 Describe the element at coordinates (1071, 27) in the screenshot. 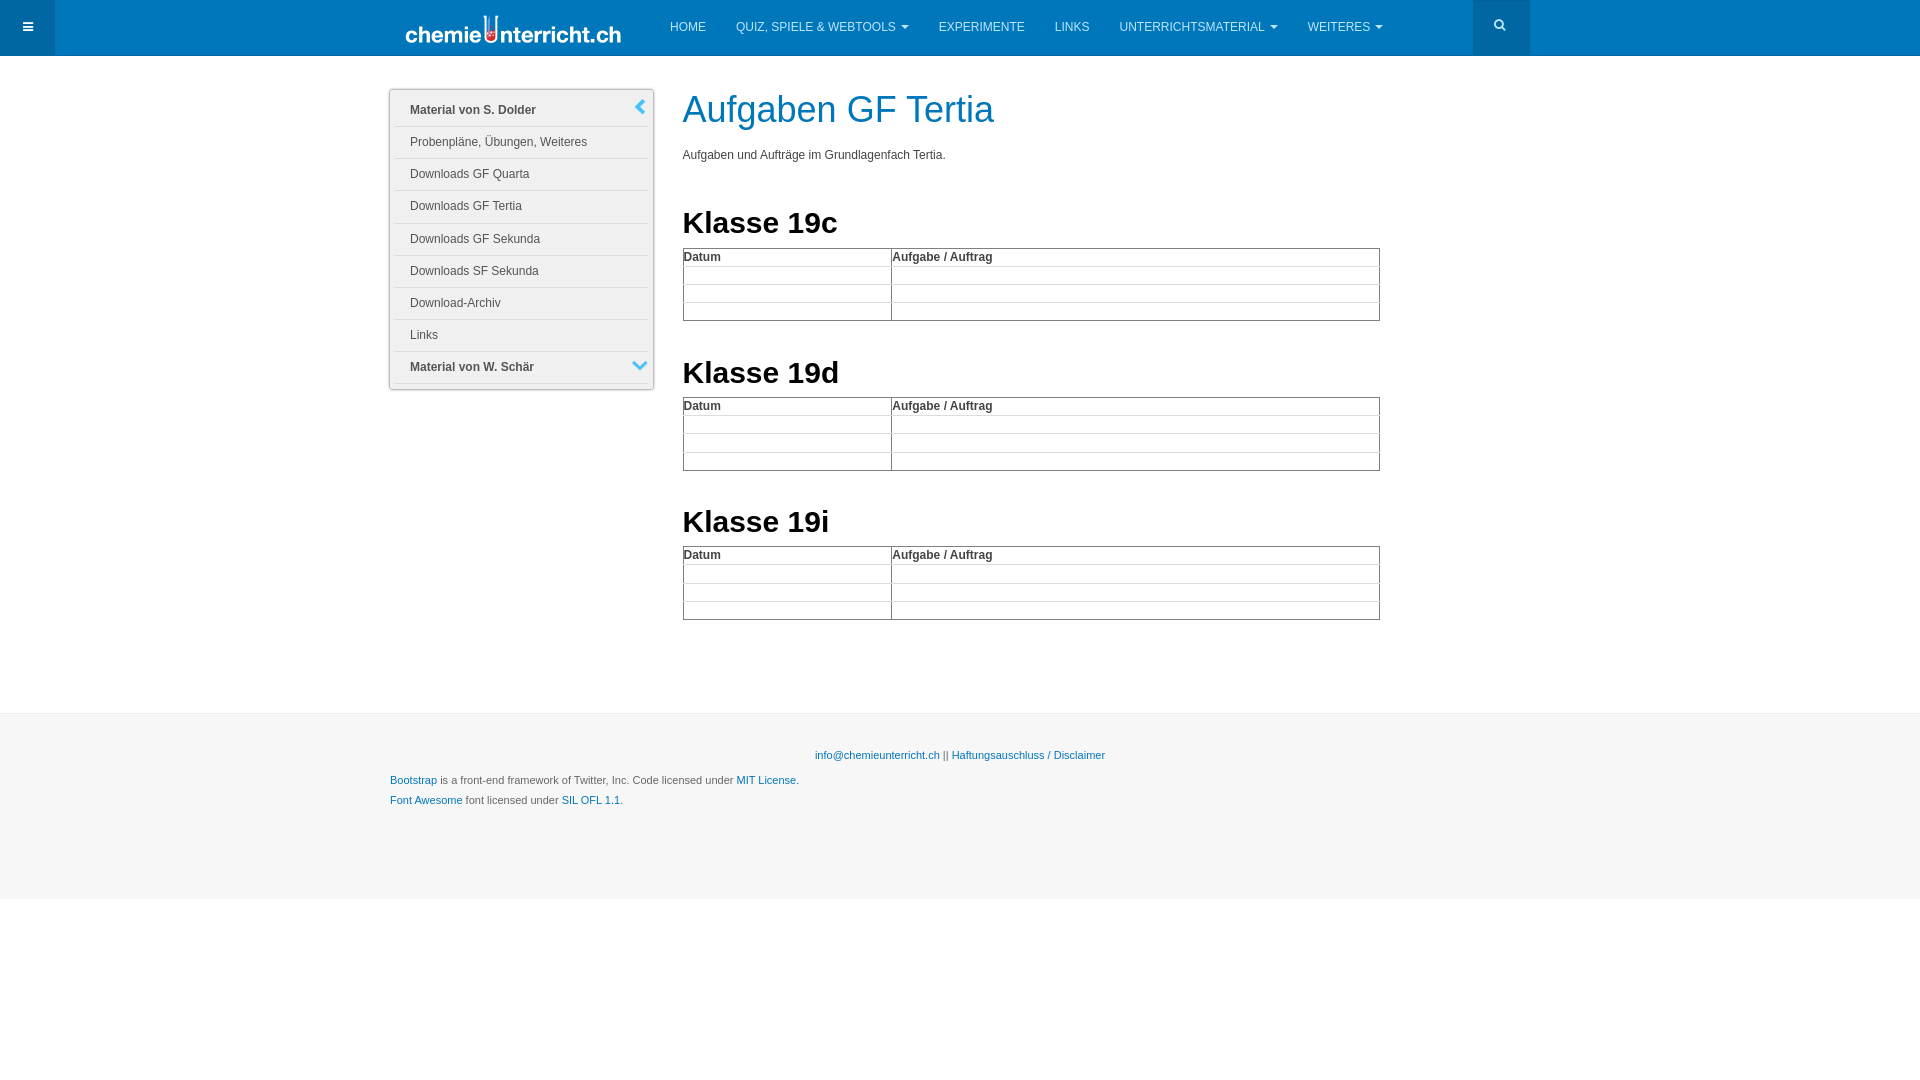

I see `'LINKS'` at that location.